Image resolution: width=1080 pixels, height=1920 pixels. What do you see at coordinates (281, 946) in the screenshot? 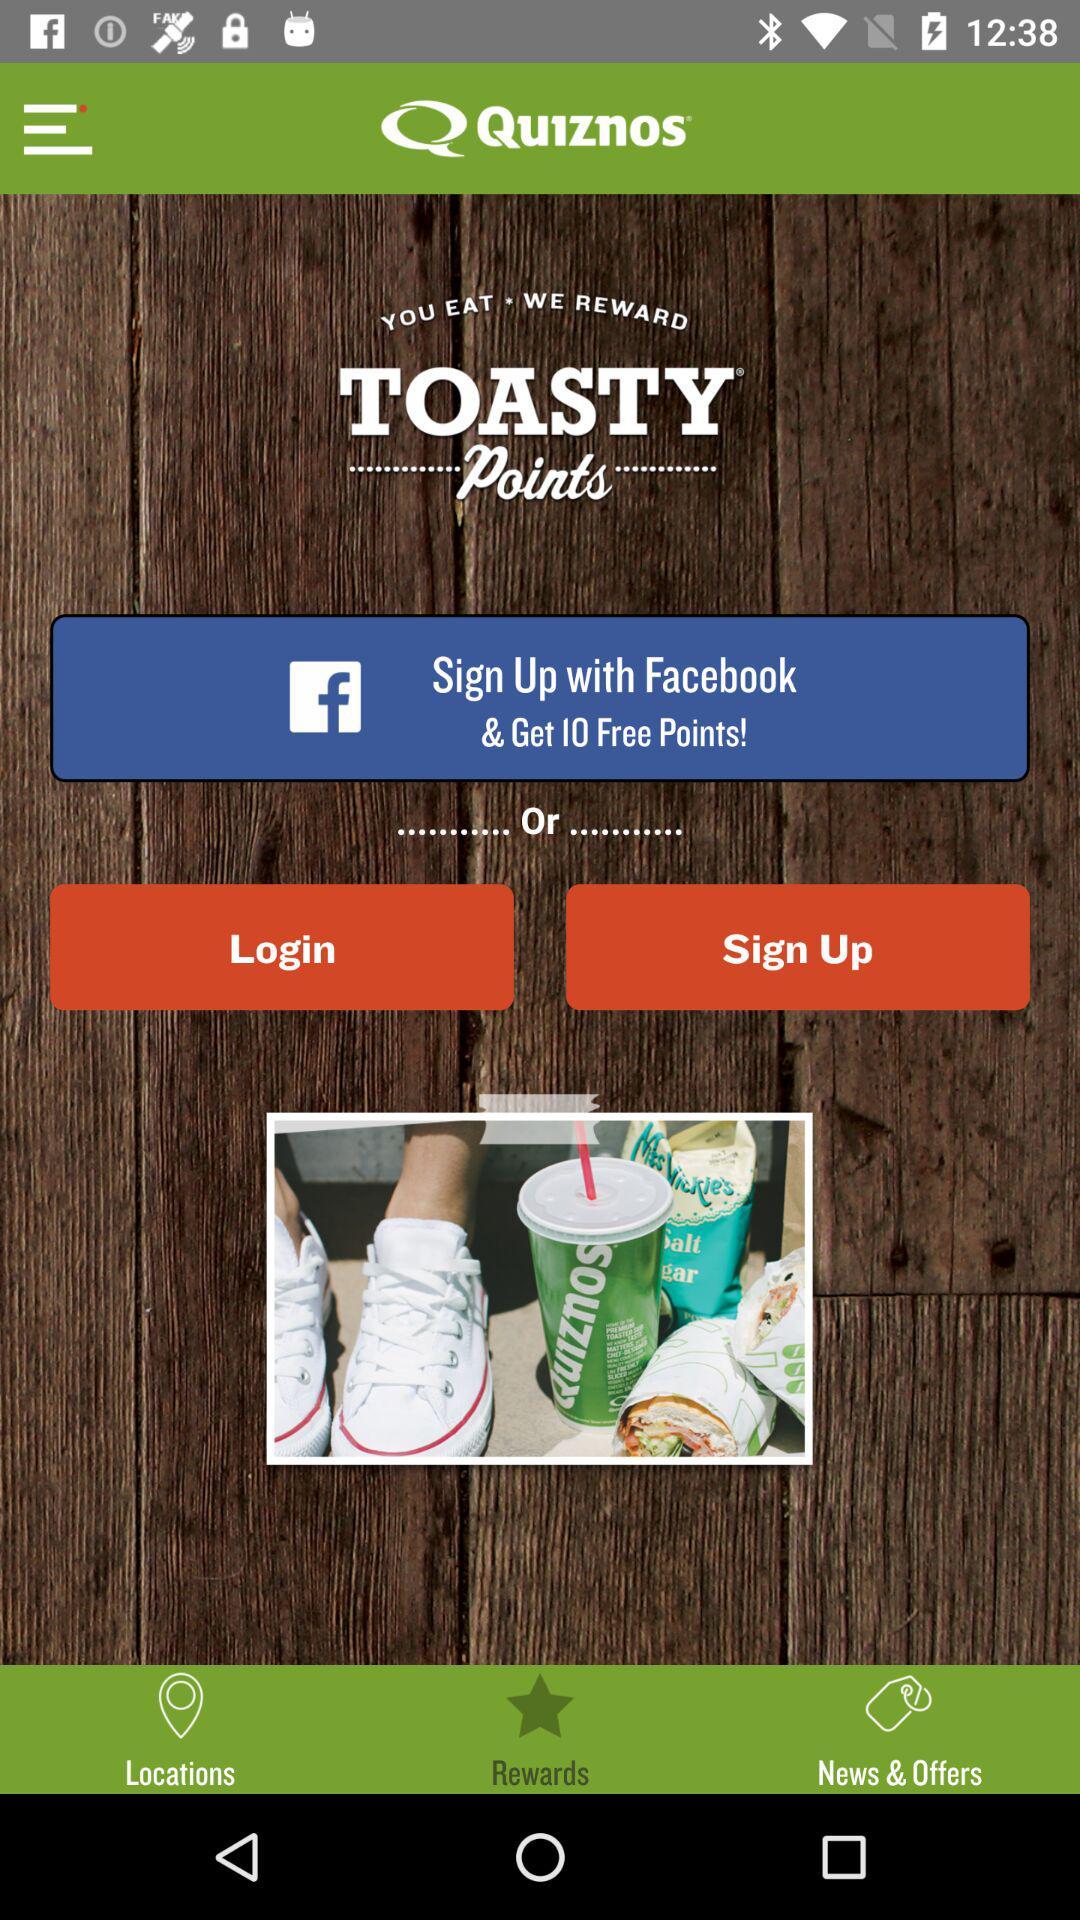
I see `item to the left of the sign up icon` at bounding box center [281, 946].